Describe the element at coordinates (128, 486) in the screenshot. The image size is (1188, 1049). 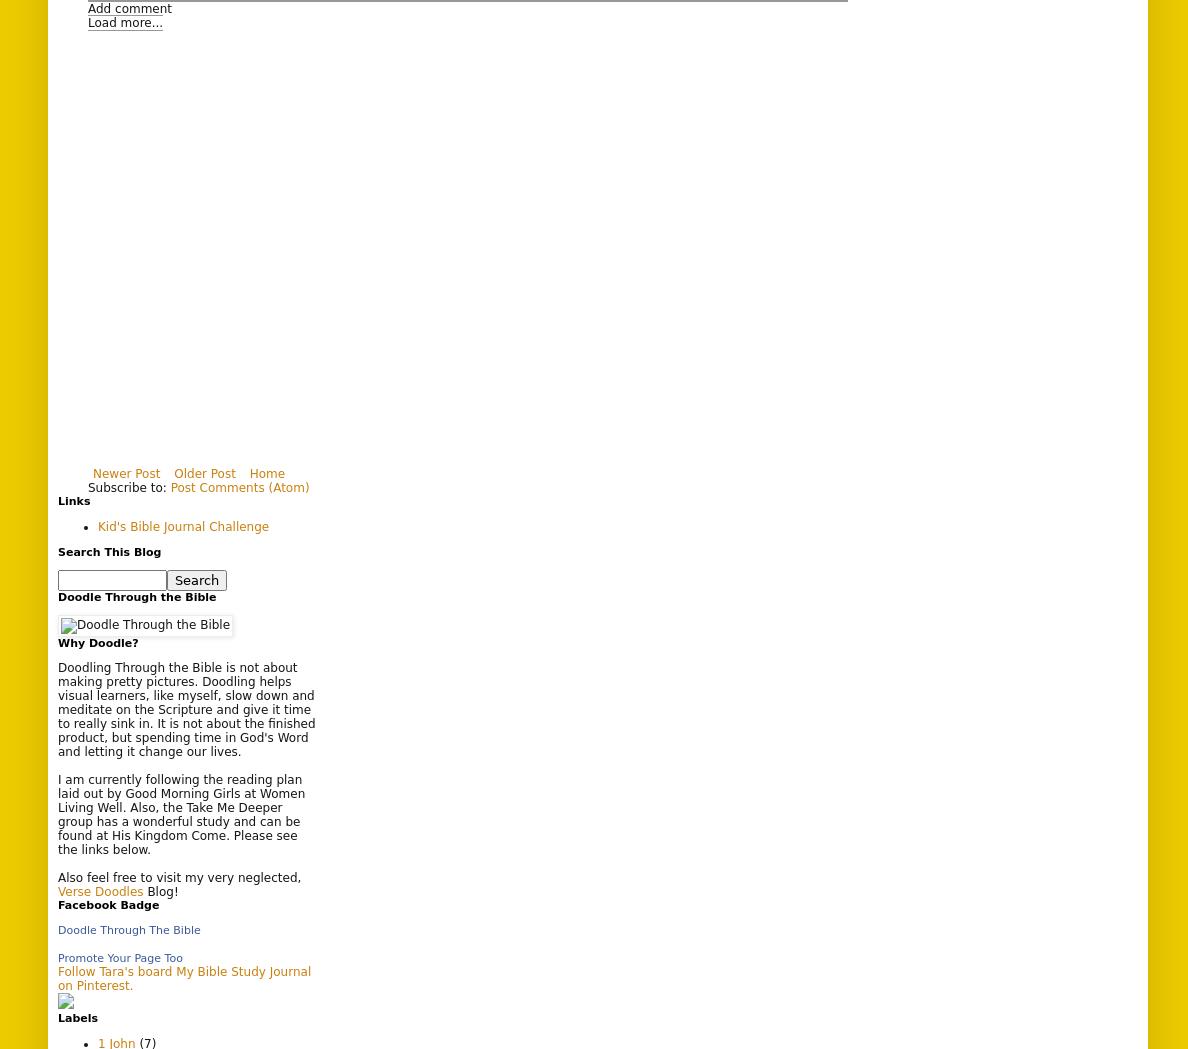
I see `'Subscribe to:'` at that location.